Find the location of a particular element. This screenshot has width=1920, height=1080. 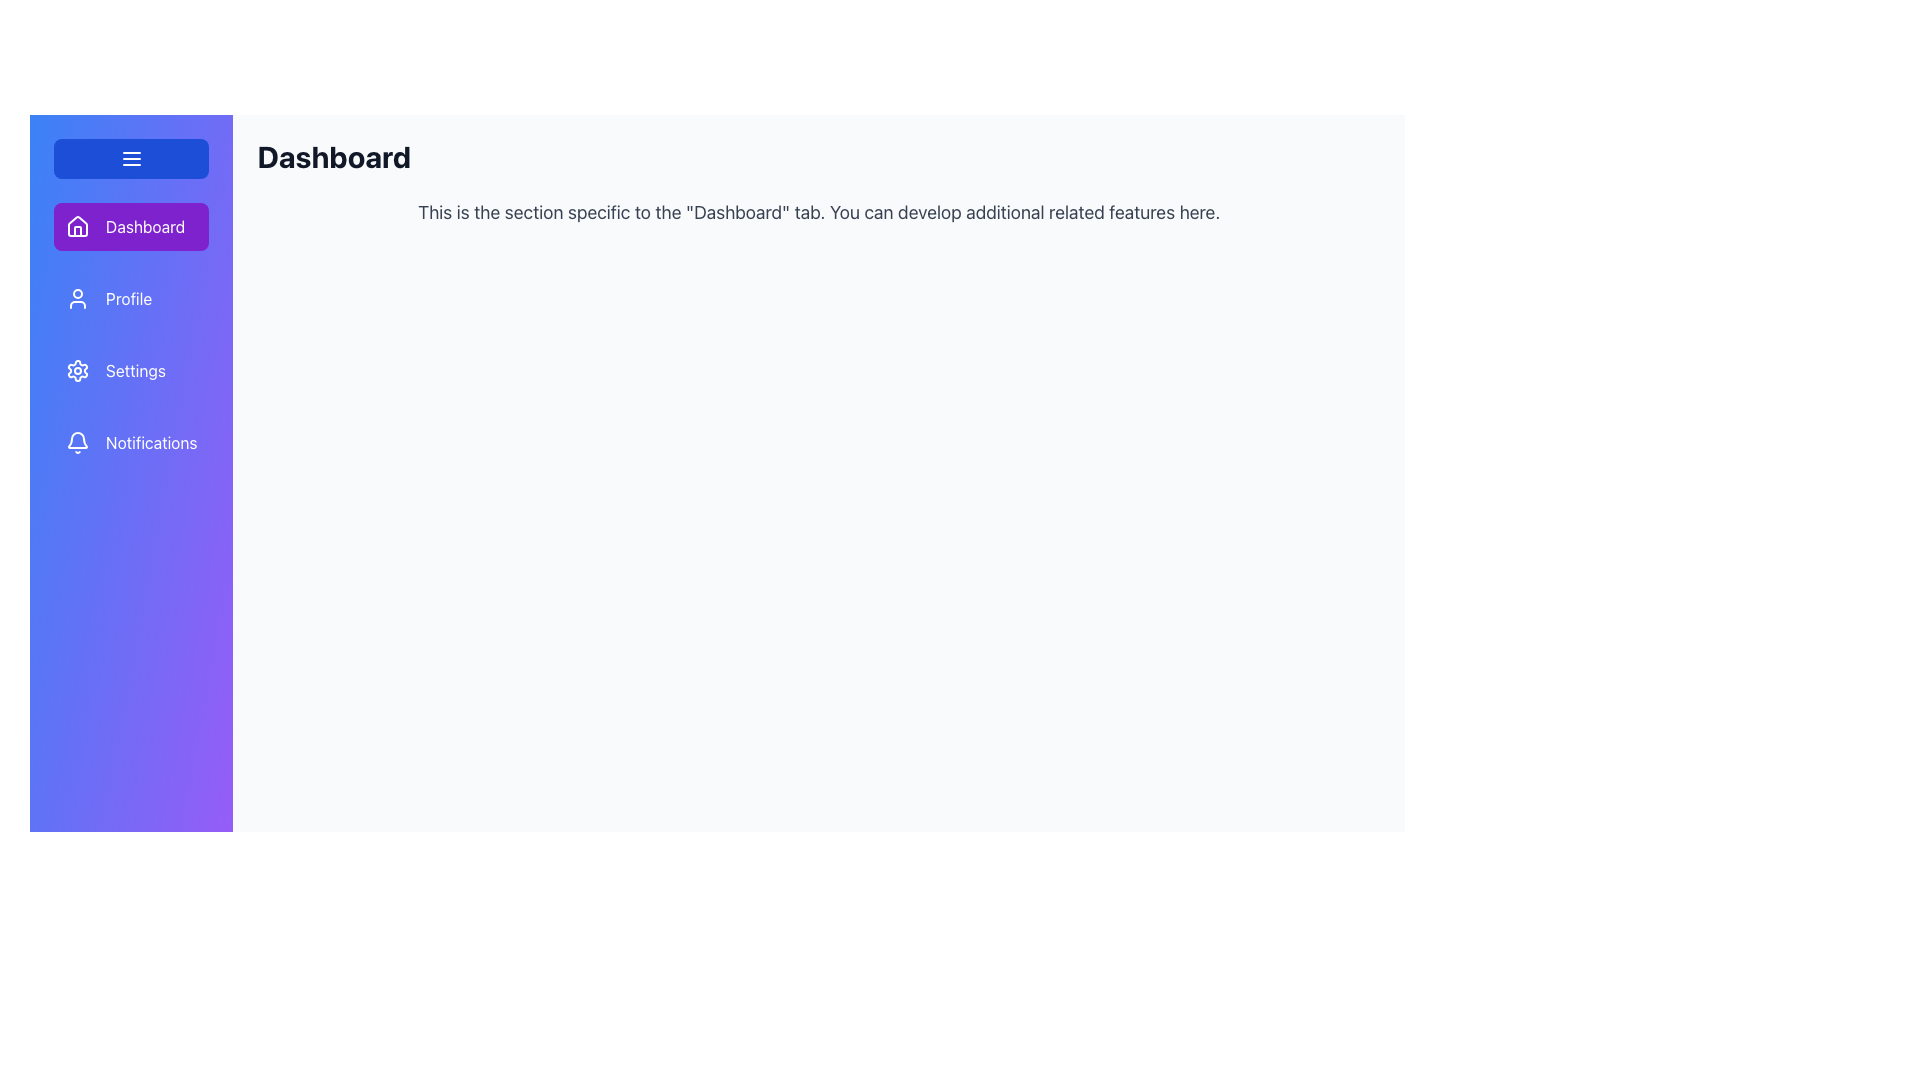

the toggle button for expanding or collapsing the sidebar located at the top-left sidebar, above the navigation buttons is located at coordinates (130, 157).